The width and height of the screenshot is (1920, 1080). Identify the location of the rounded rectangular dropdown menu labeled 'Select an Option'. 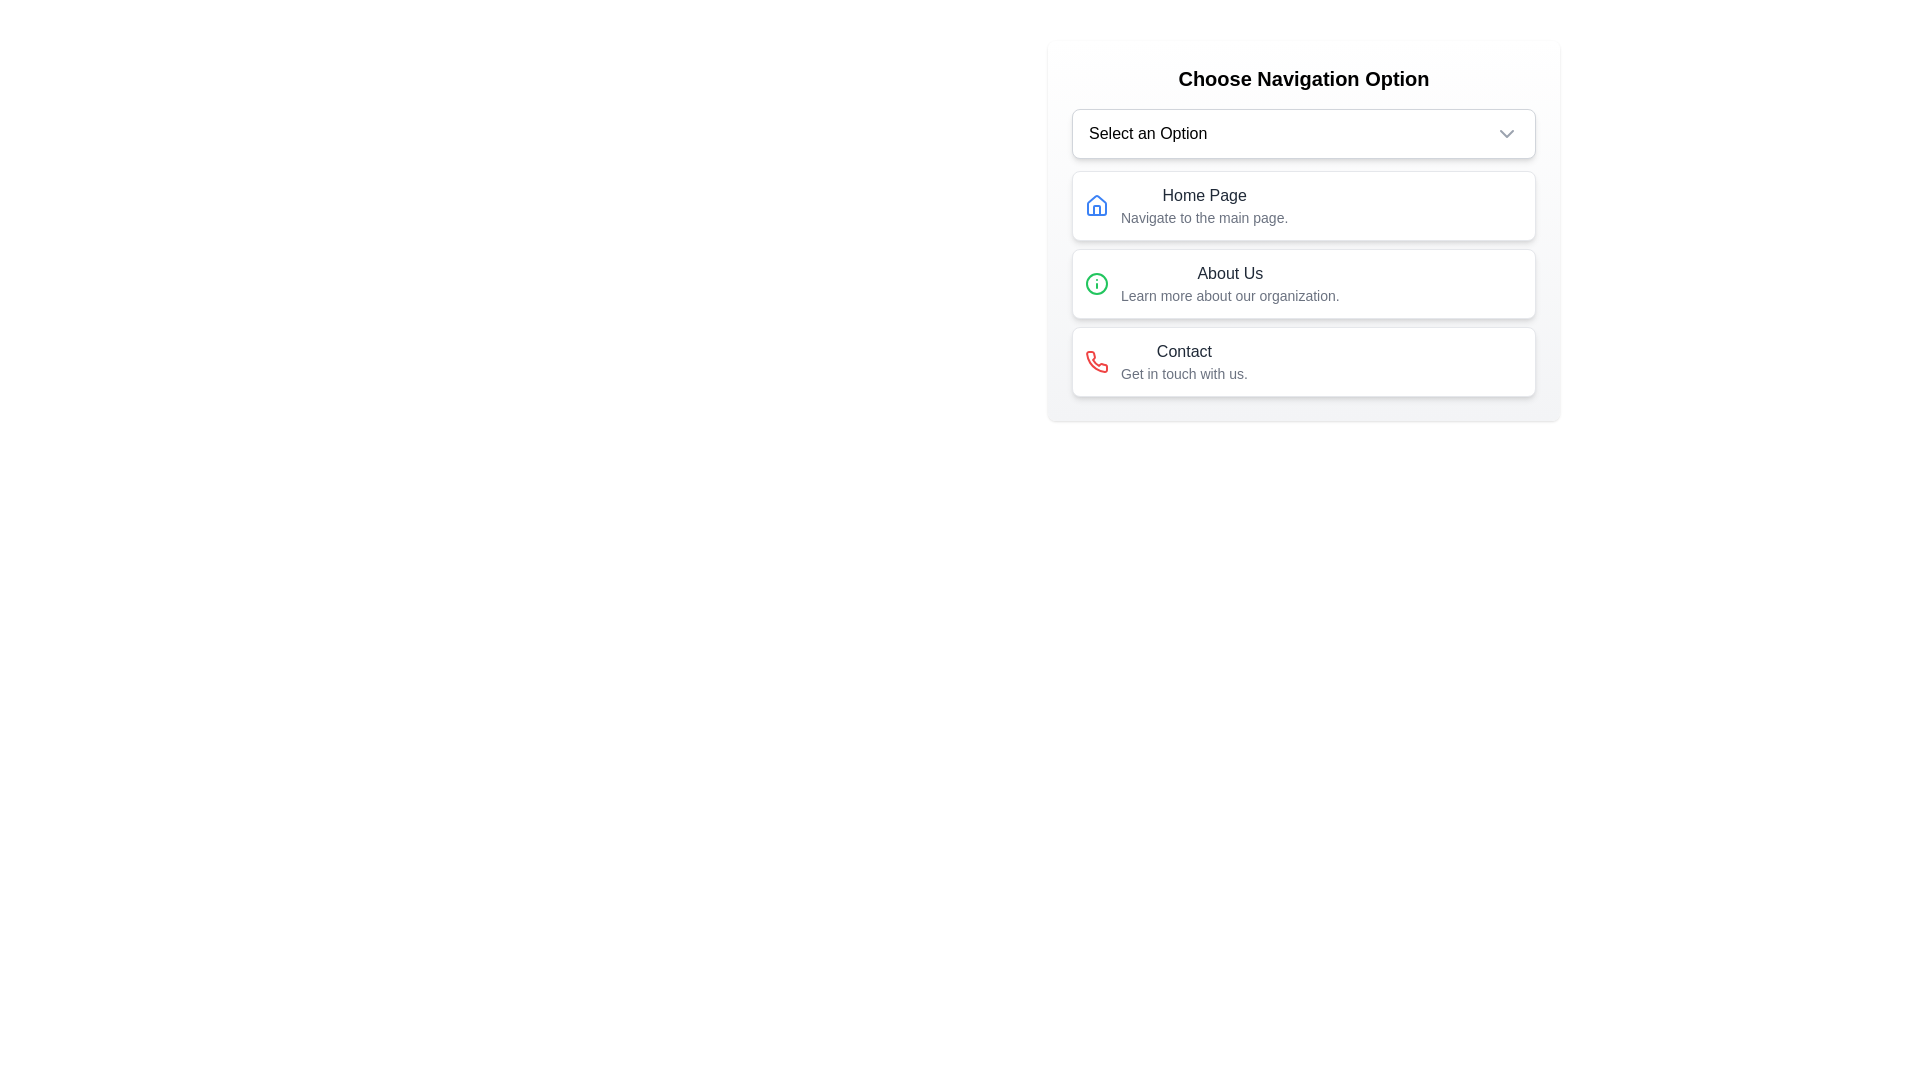
(1304, 134).